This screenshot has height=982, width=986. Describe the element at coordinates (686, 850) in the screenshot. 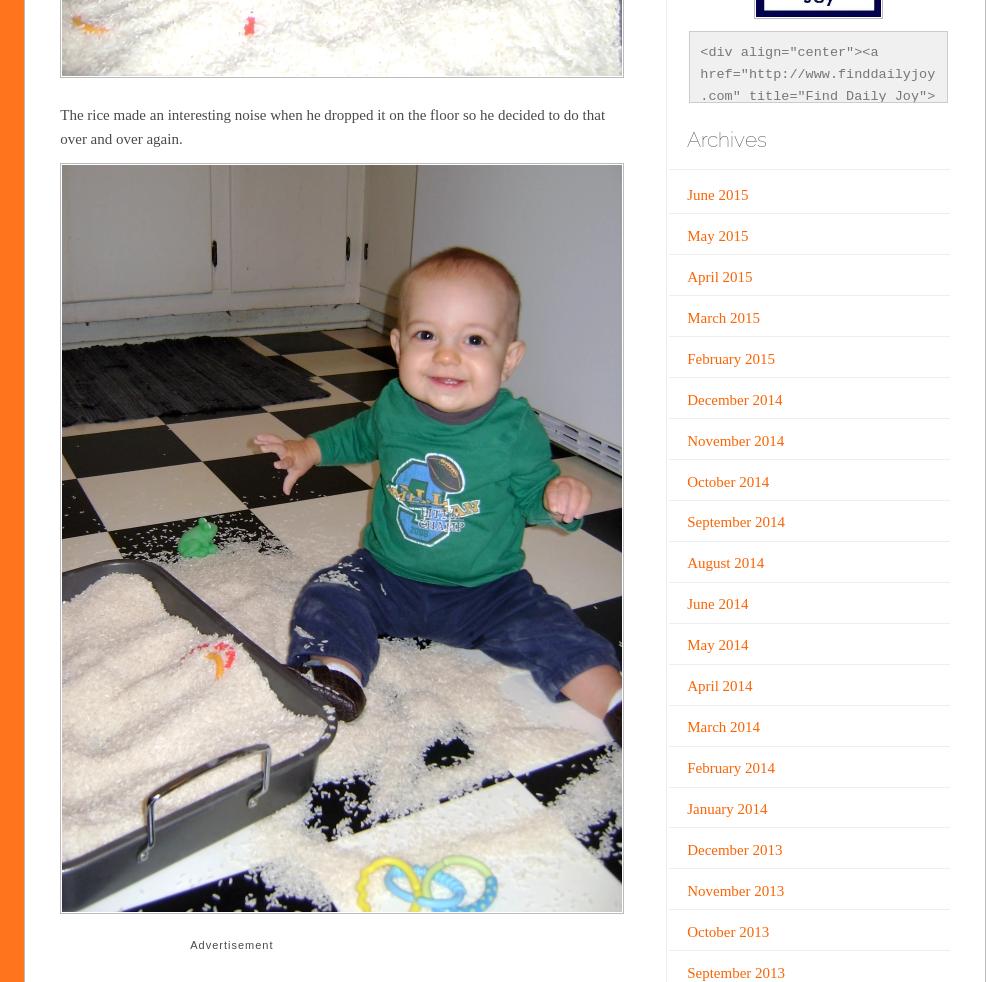

I see `'December 2013'` at that location.